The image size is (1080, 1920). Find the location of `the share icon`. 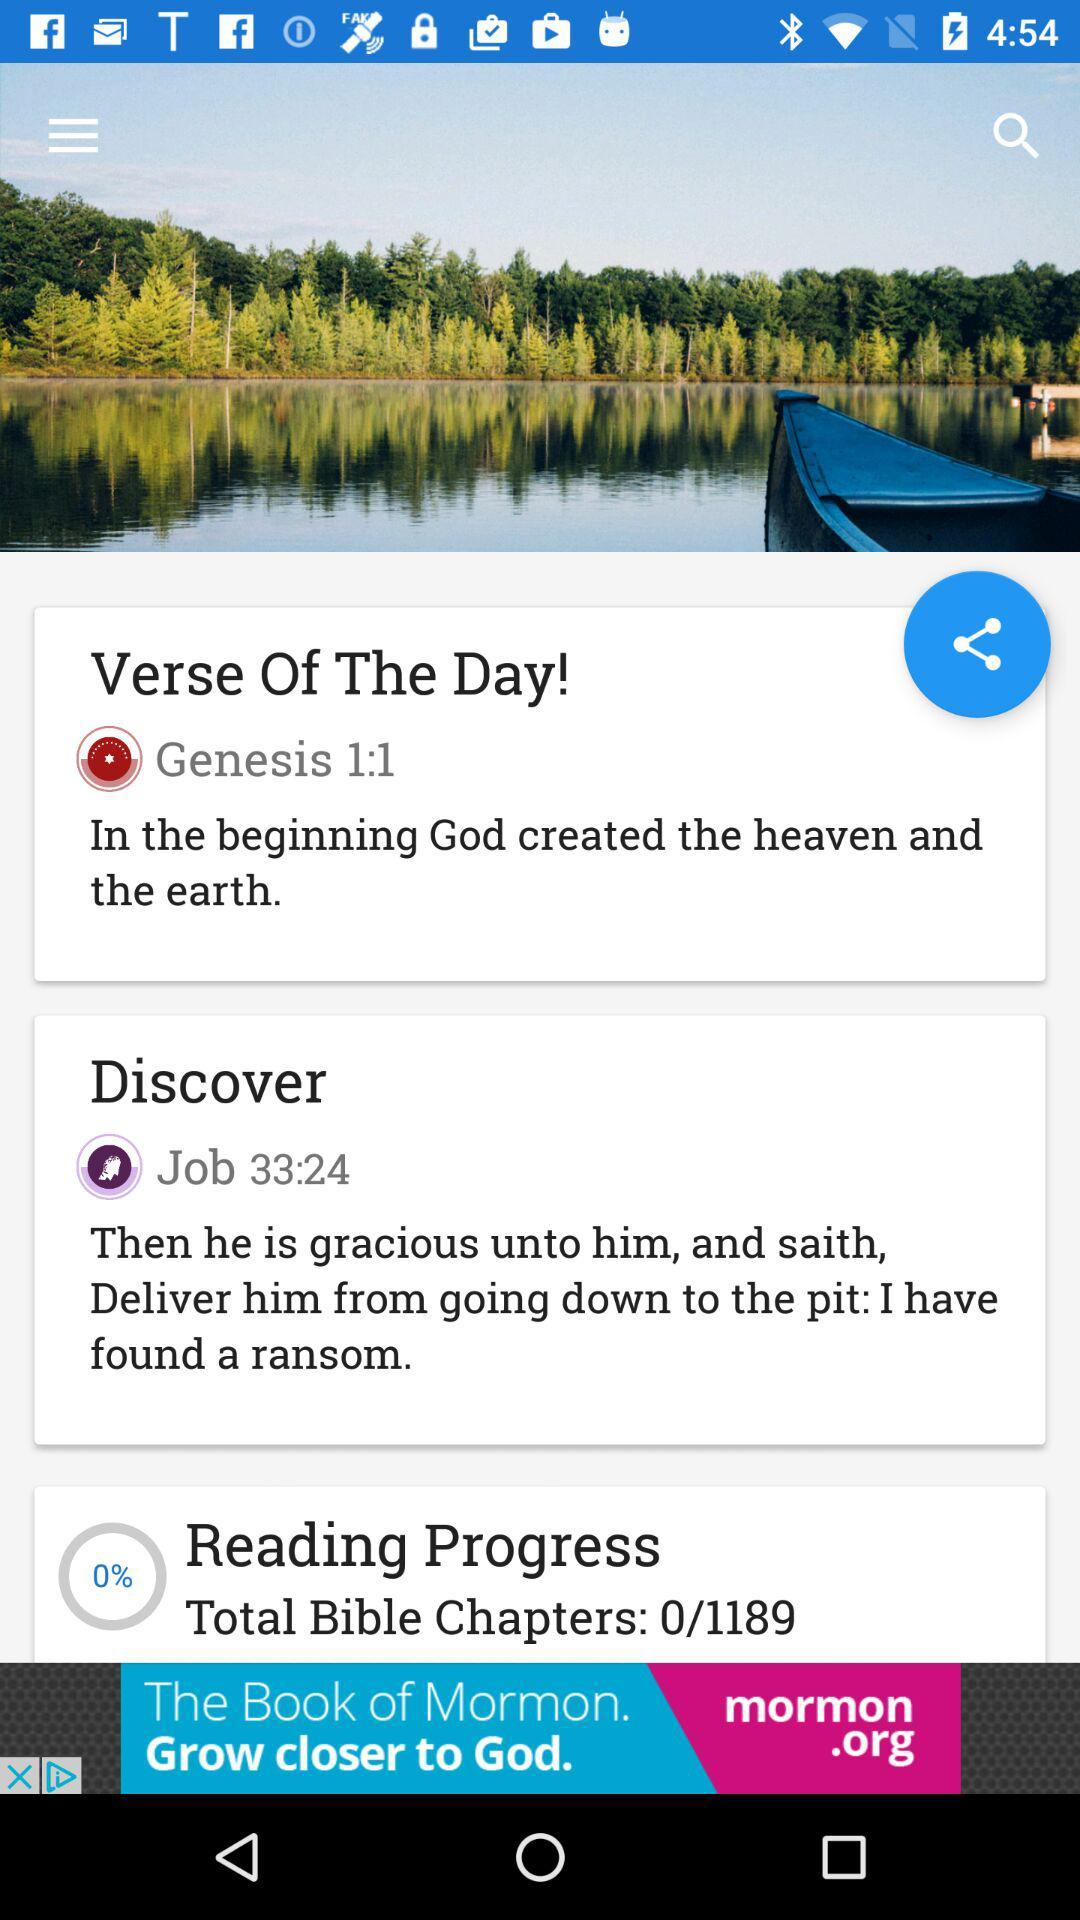

the share icon is located at coordinates (976, 644).